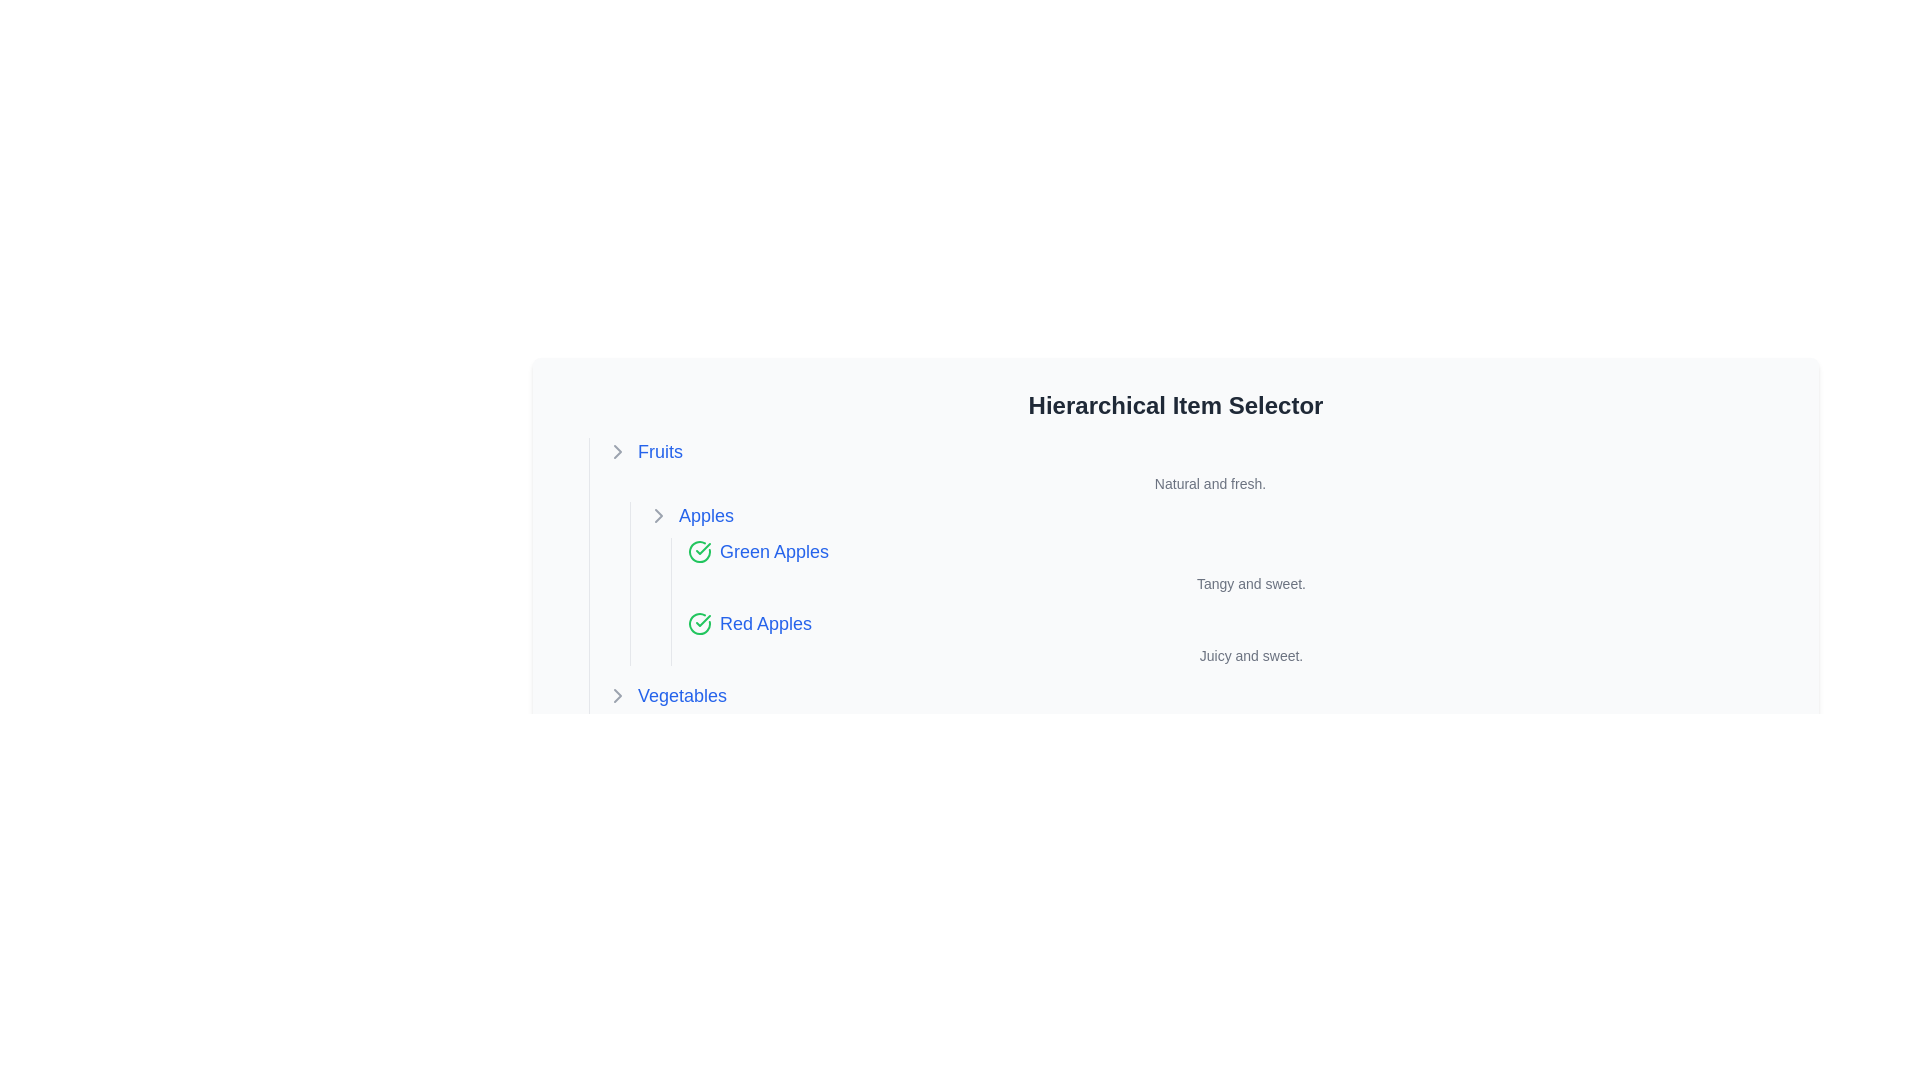  What do you see at coordinates (700, 551) in the screenshot?
I see `the status indicator icon to the left of the 'Green Apples' label, indicating that 'Green Apples' has been selected or is active` at bounding box center [700, 551].